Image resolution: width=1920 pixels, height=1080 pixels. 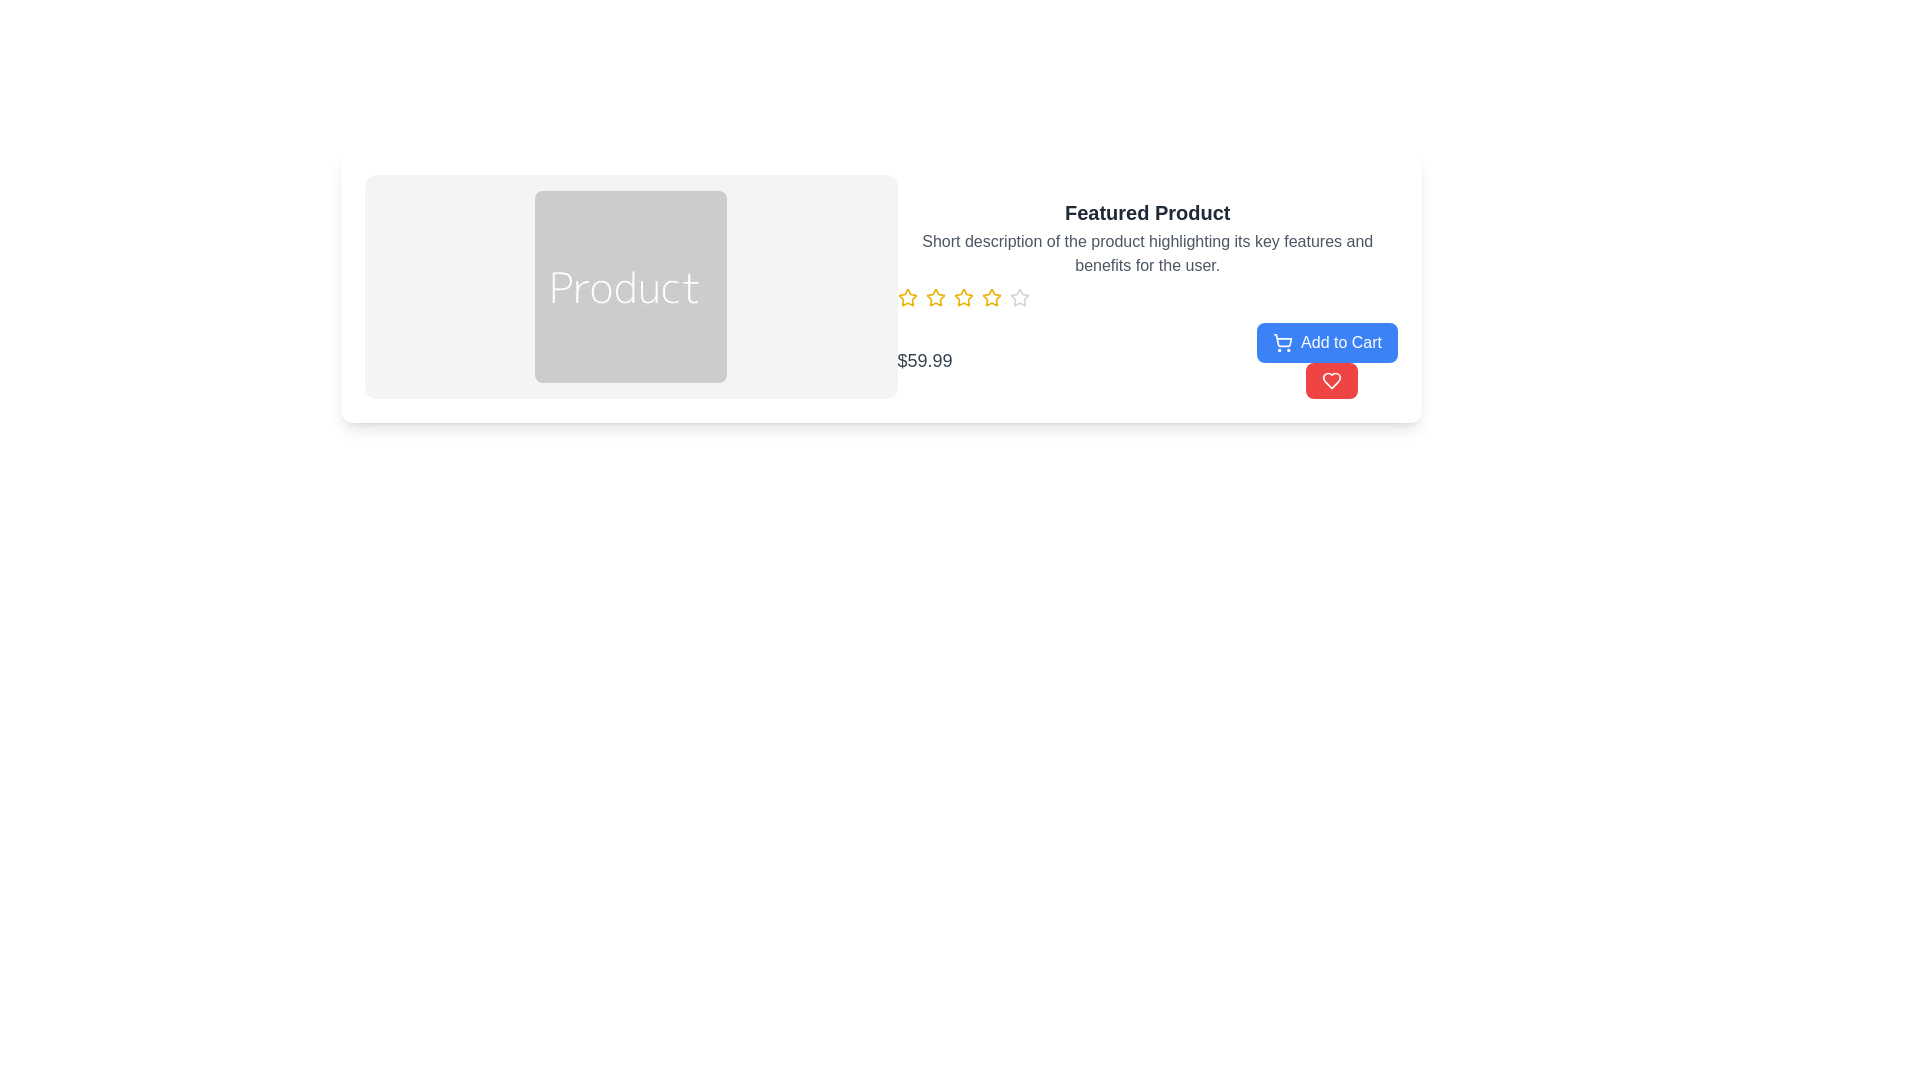 I want to click on the rating stars in the product detail card, so click(x=1147, y=299).